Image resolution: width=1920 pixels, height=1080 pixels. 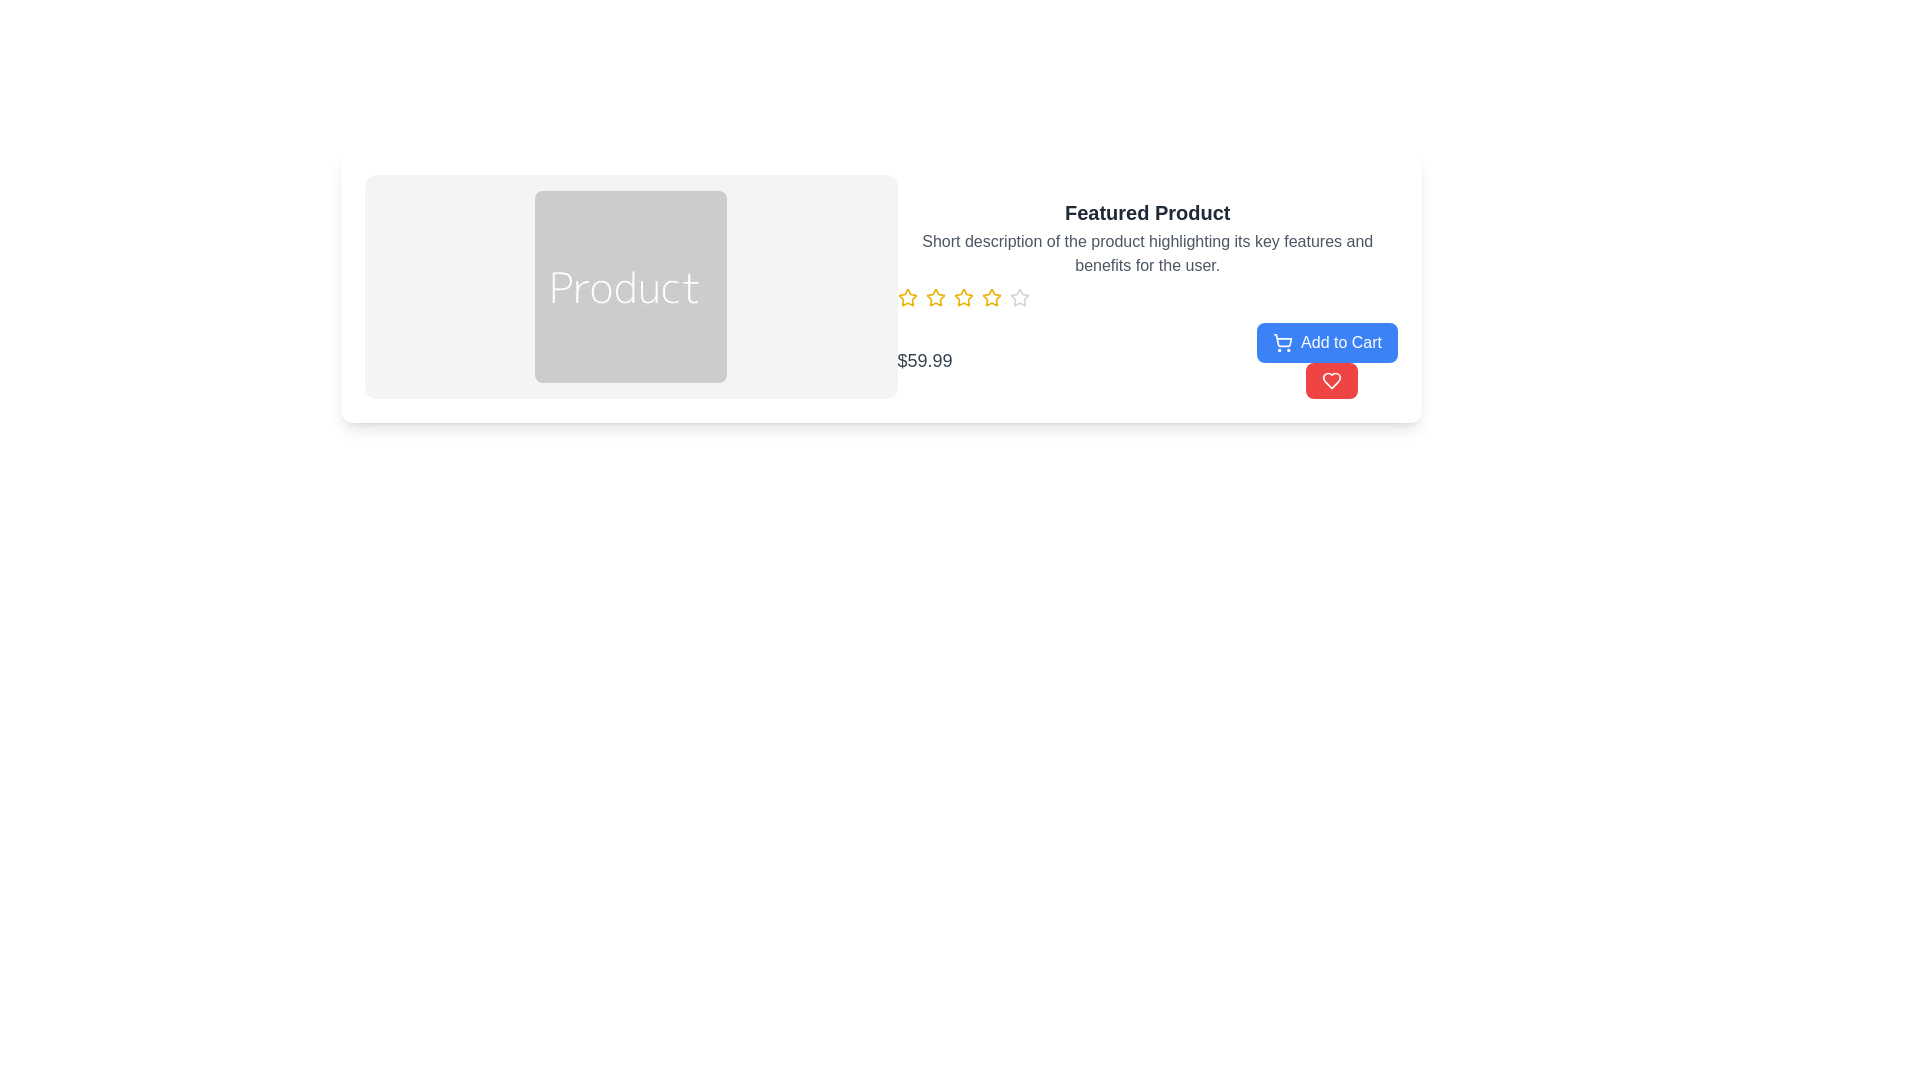 I want to click on the rating stars in the product detail card, so click(x=1147, y=299).